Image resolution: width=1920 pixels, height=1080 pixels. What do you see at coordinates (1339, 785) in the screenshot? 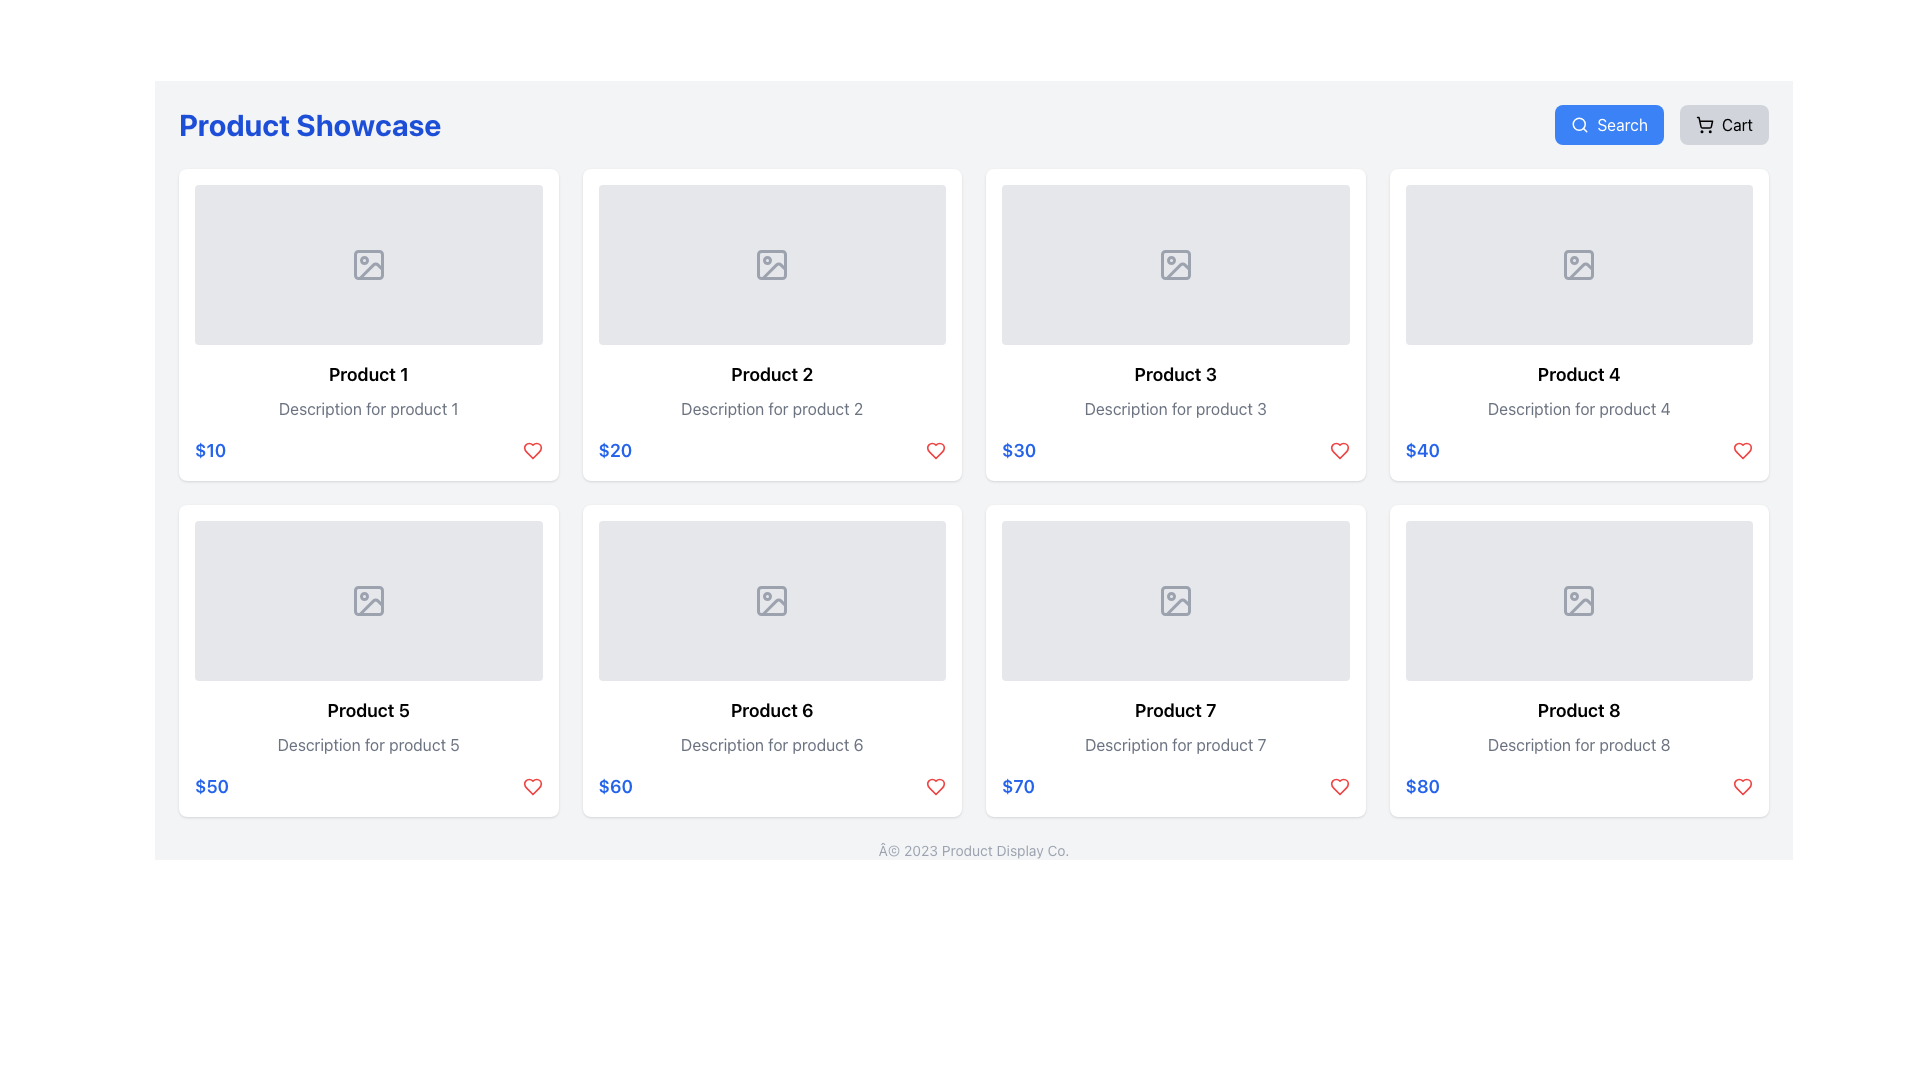
I see `the heart-shaped icon in the Product 7 card to mark the product as a favorite` at bounding box center [1339, 785].